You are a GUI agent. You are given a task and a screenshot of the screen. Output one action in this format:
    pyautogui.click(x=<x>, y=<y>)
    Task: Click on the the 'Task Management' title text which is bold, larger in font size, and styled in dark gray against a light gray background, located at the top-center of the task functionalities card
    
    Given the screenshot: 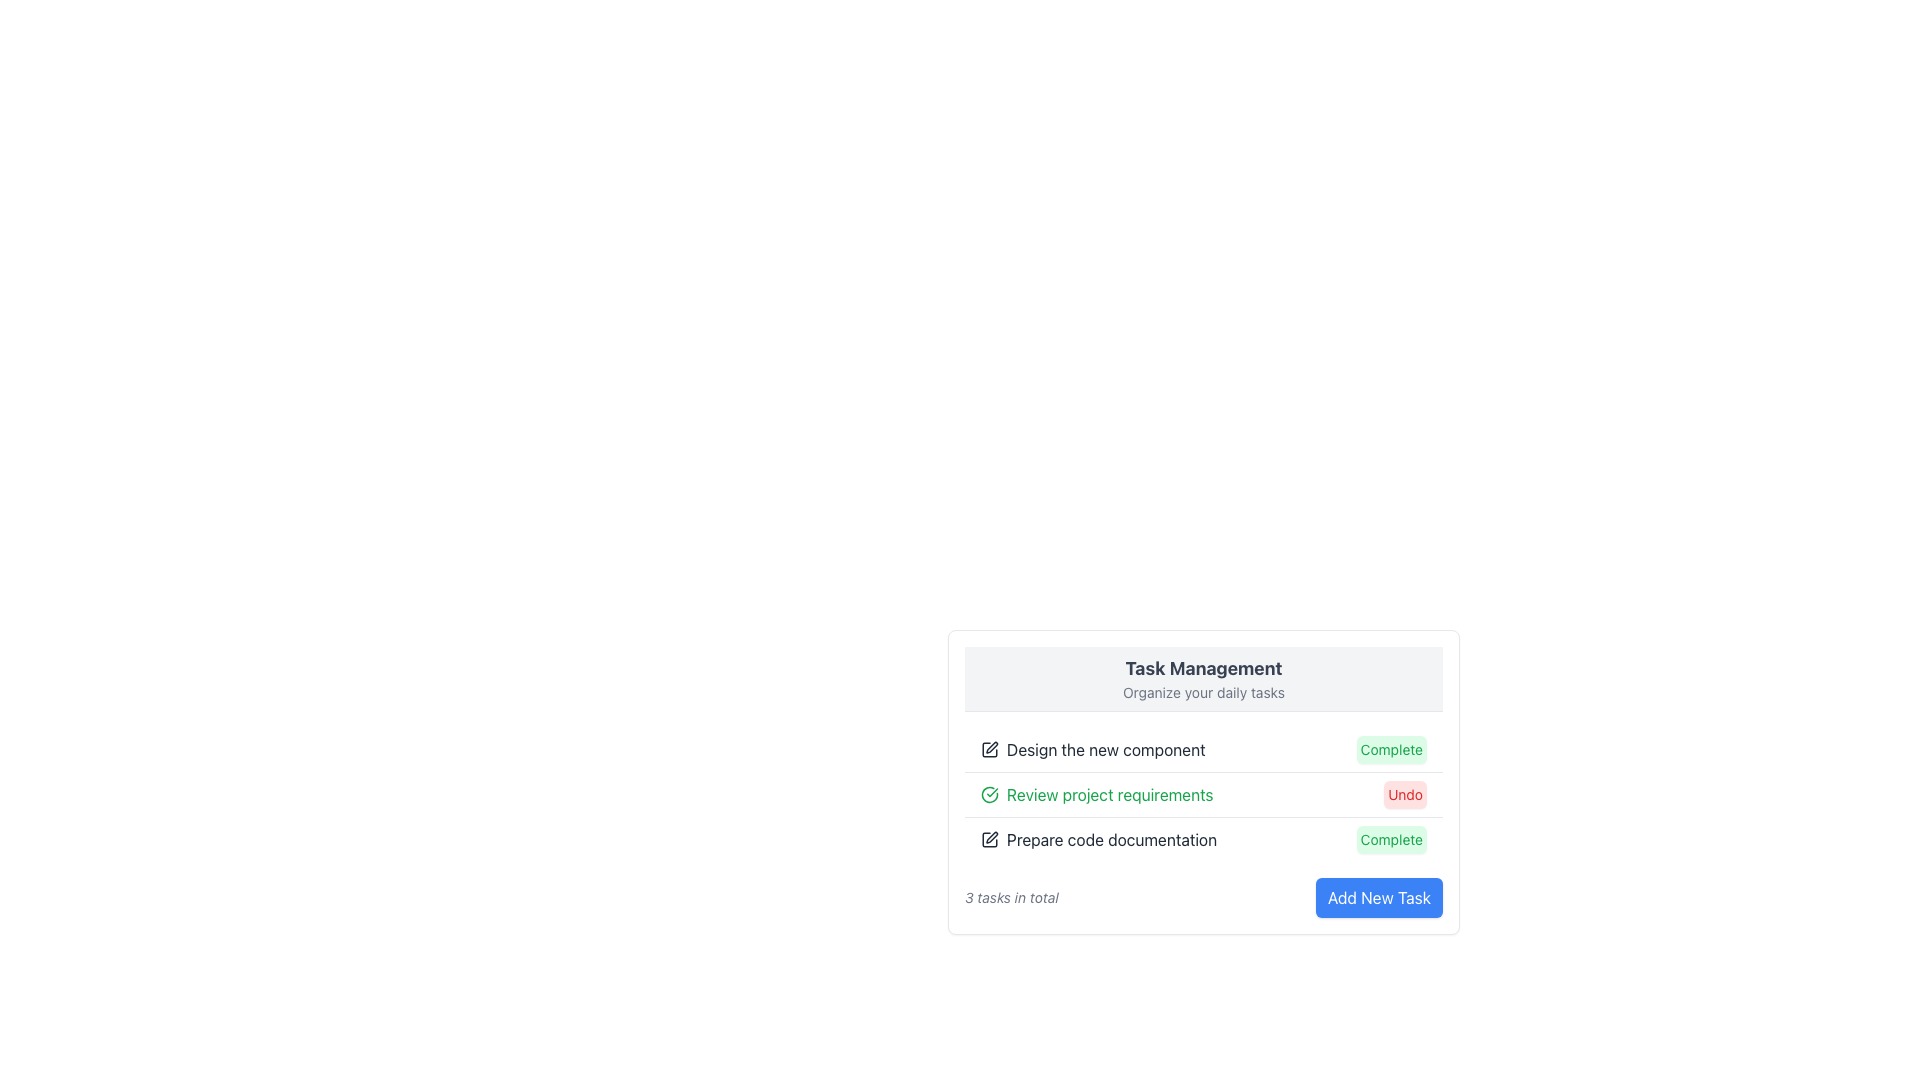 What is the action you would take?
    pyautogui.click(x=1203, y=668)
    